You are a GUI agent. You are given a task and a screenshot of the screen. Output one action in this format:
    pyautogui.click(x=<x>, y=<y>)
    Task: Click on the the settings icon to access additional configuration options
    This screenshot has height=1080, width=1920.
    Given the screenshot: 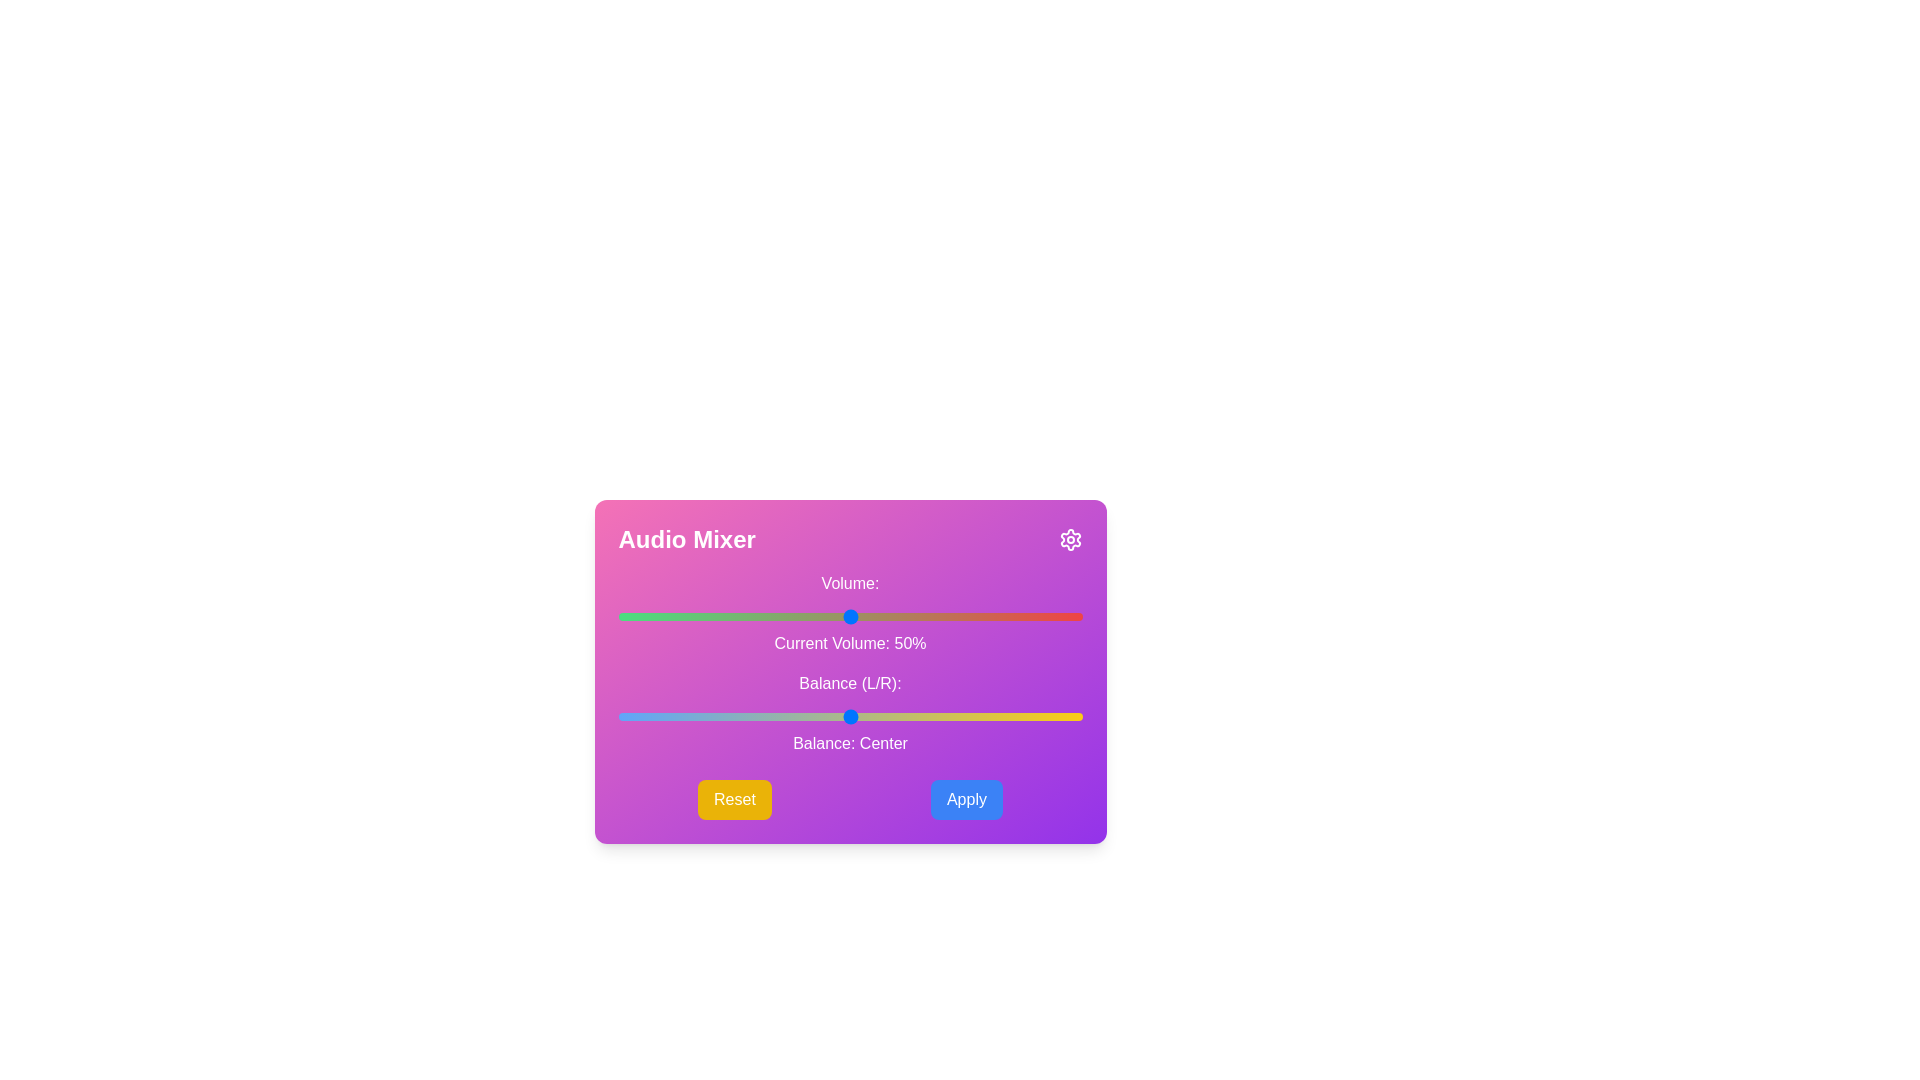 What is the action you would take?
    pyautogui.click(x=1069, y=540)
    